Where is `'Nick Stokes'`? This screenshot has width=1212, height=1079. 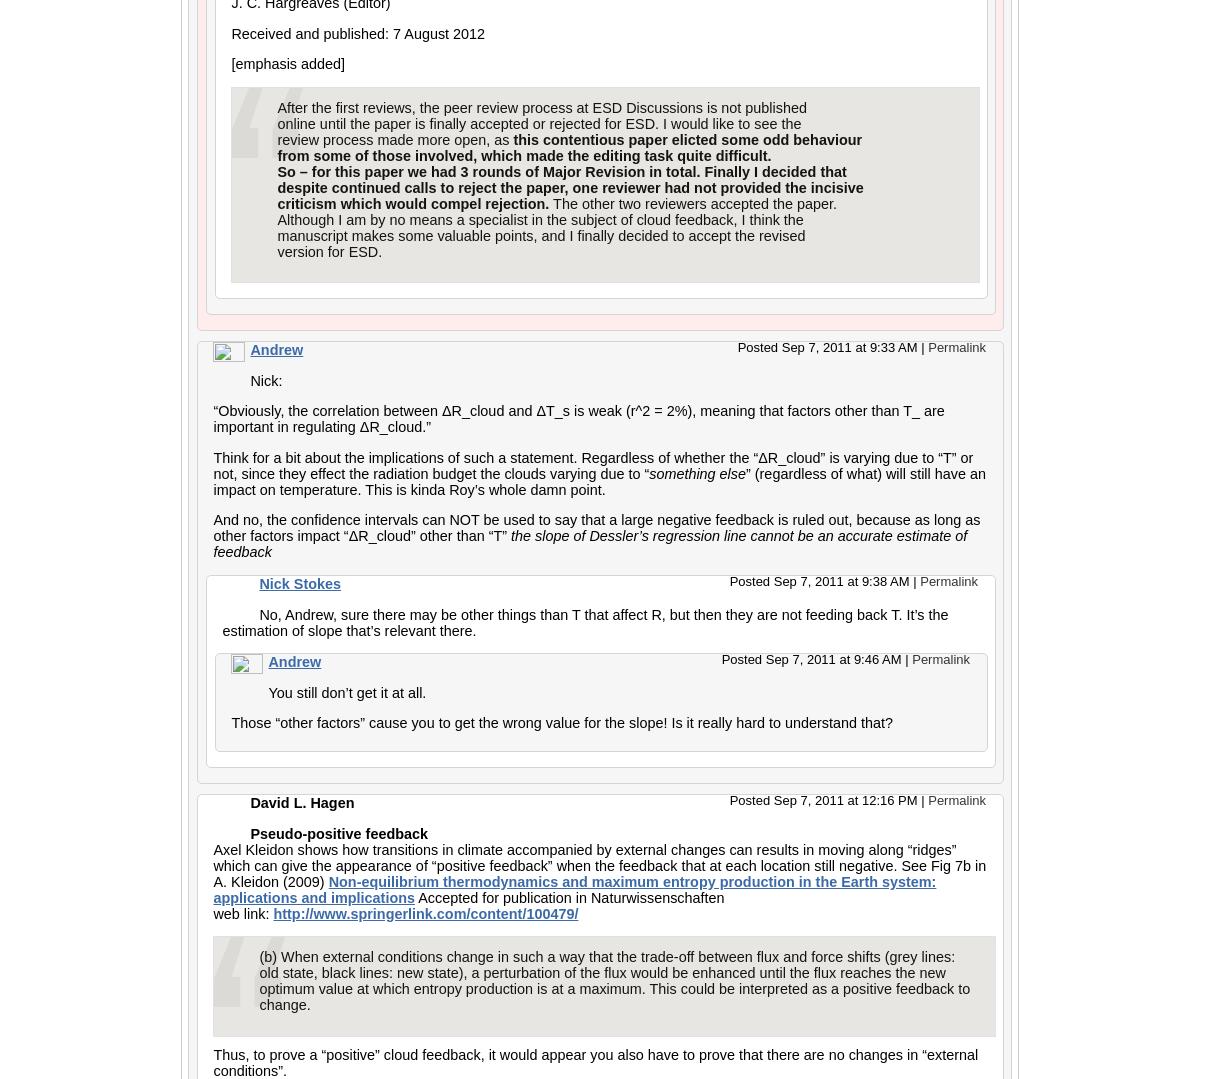
'Nick Stokes' is located at coordinates (299, 582).